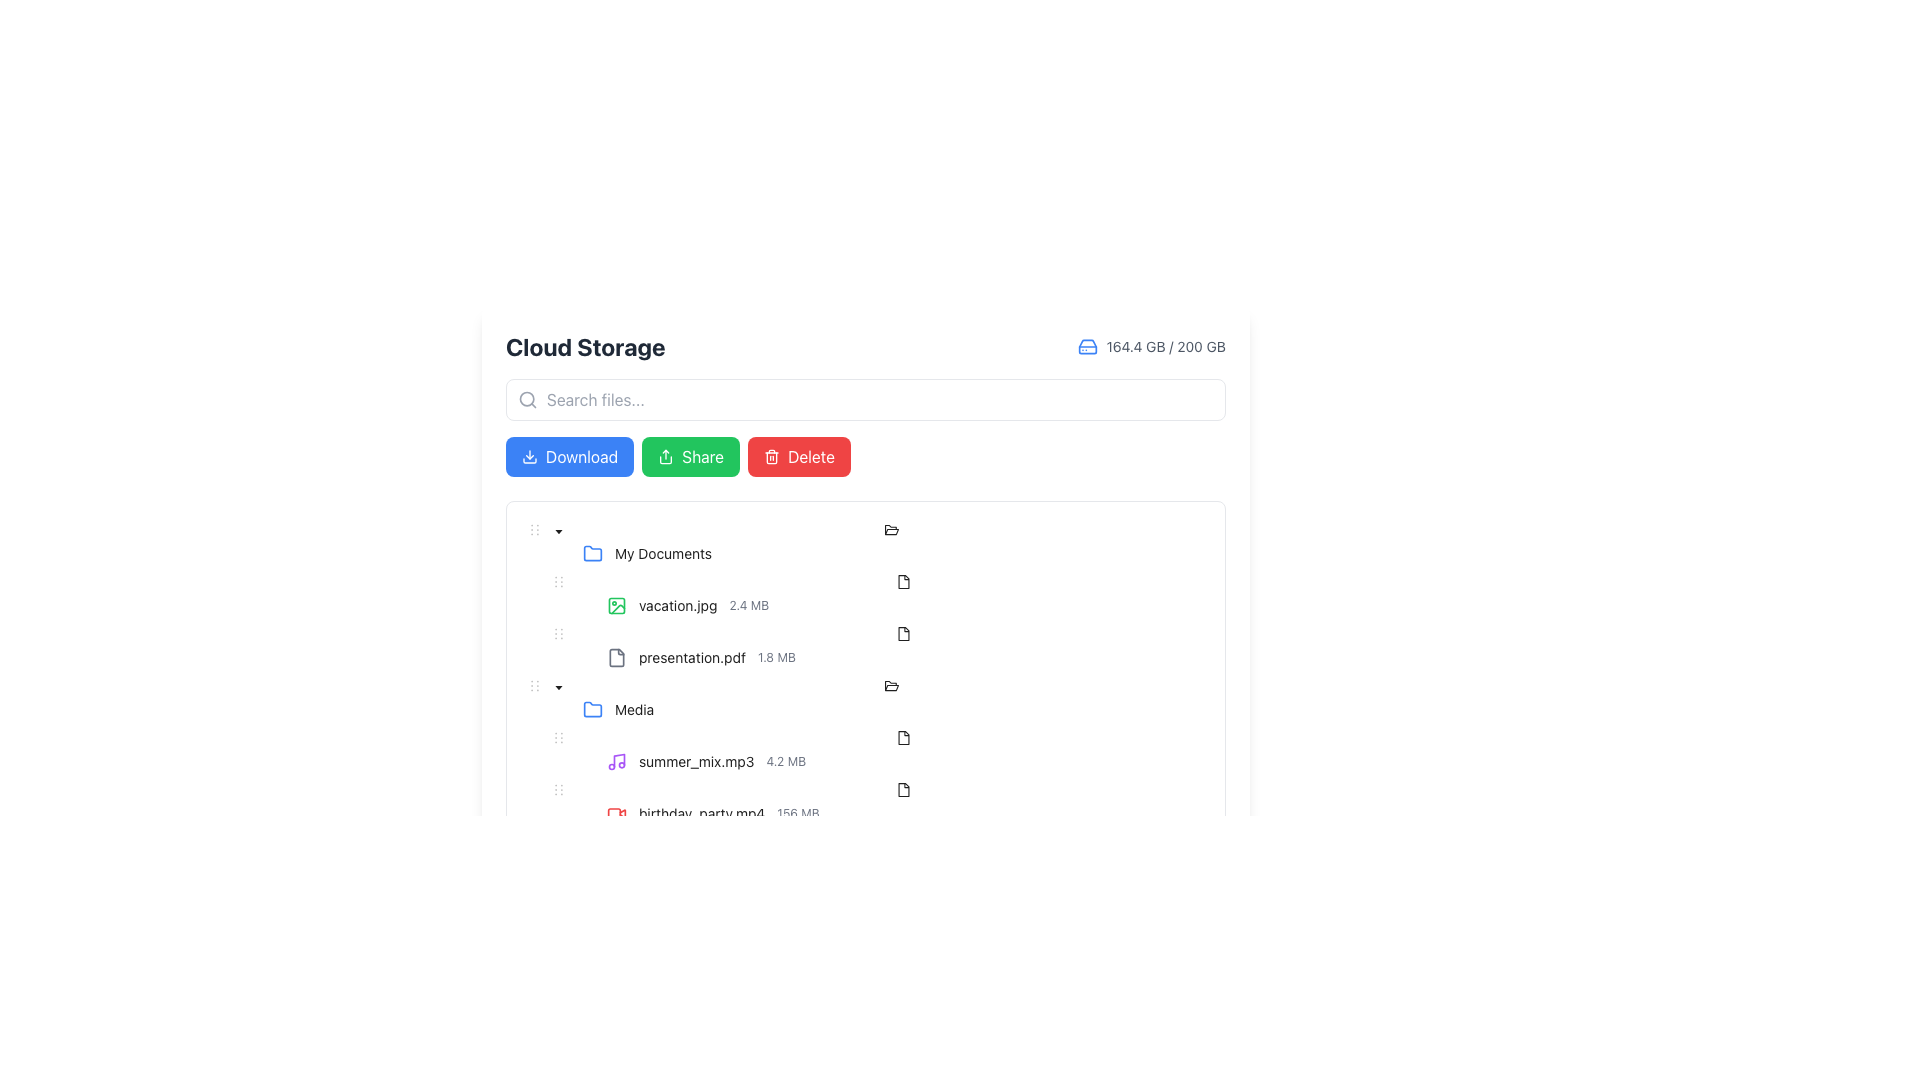  What do you see at coordinates (891, 684) in the screenshot?
I see `descriptive label associated with the open folder icon located to the left of the 'Media' label in the file tree structure` at bounding box center [891, 684].